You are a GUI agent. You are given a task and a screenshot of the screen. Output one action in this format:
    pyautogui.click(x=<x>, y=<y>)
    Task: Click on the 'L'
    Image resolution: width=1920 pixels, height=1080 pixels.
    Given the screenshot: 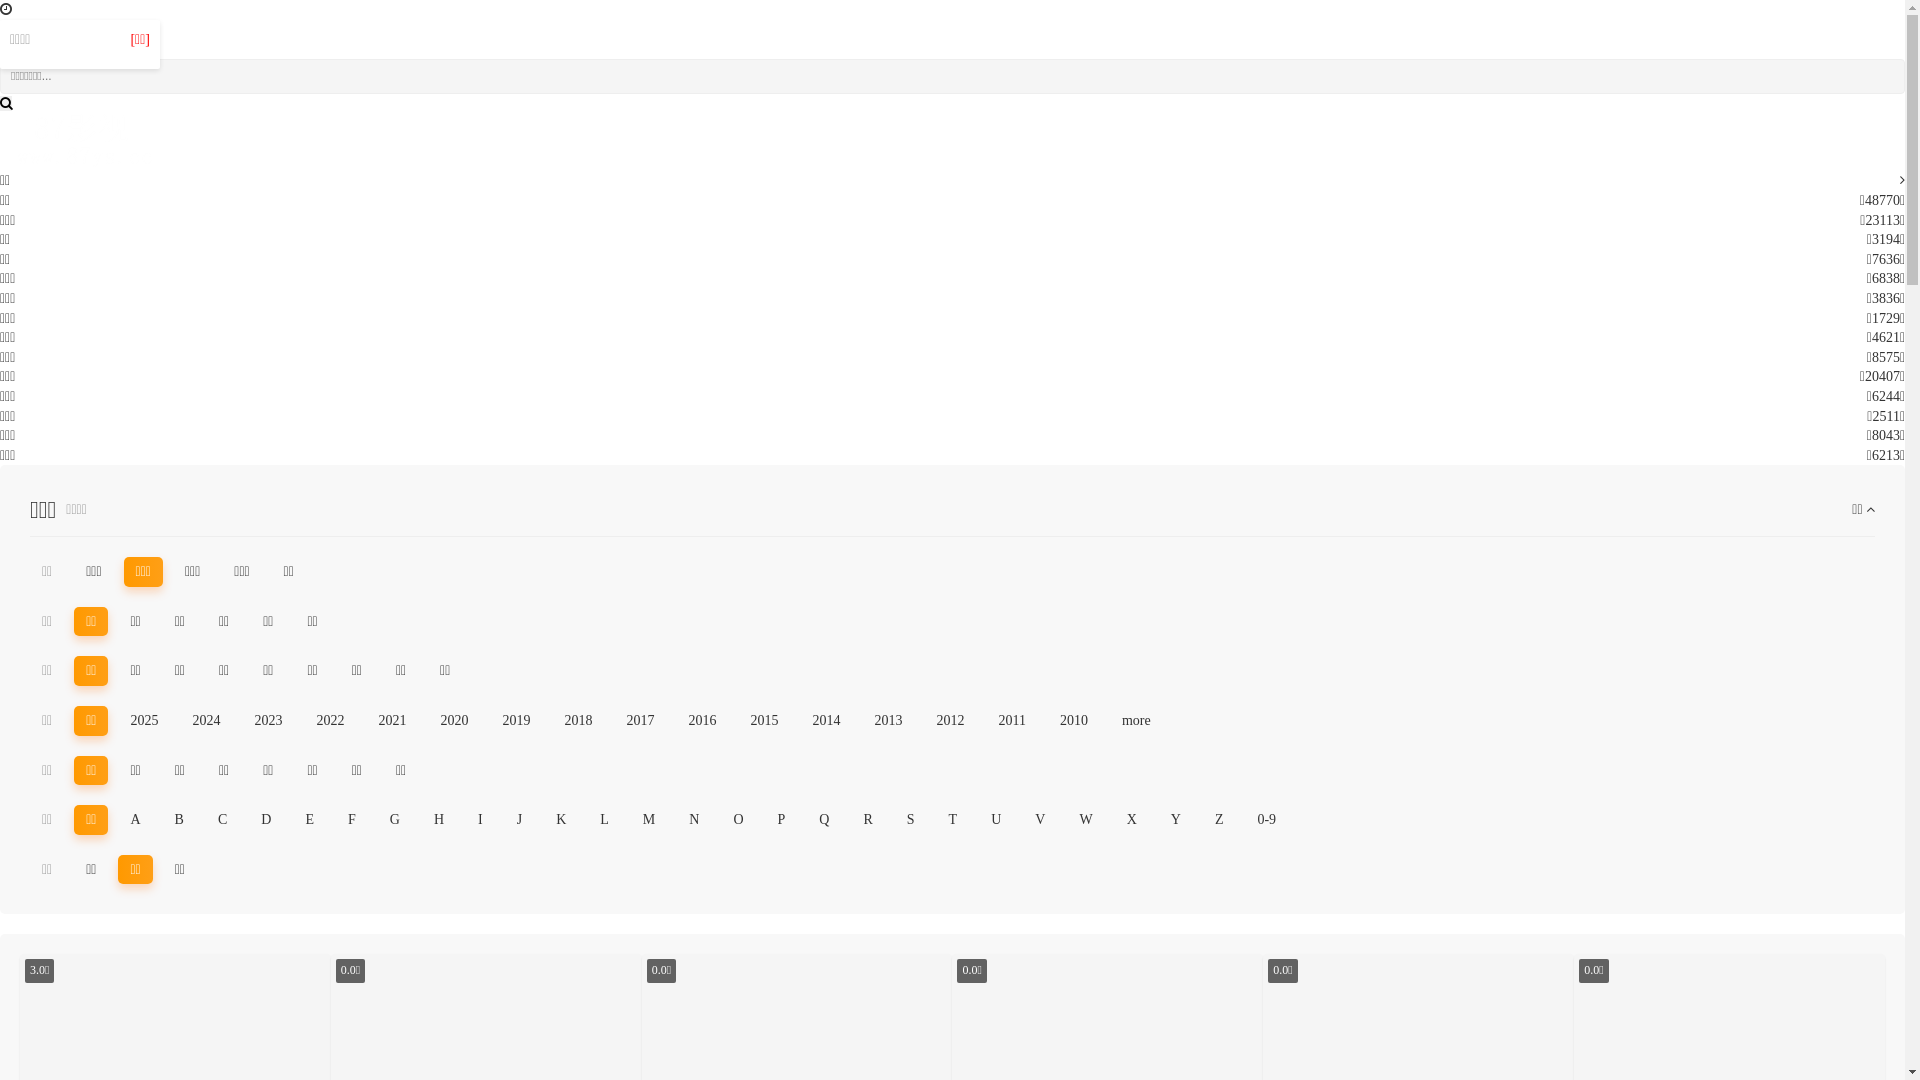 What is the action you would take?
    pyautogui.click(x=587, y=820)
    